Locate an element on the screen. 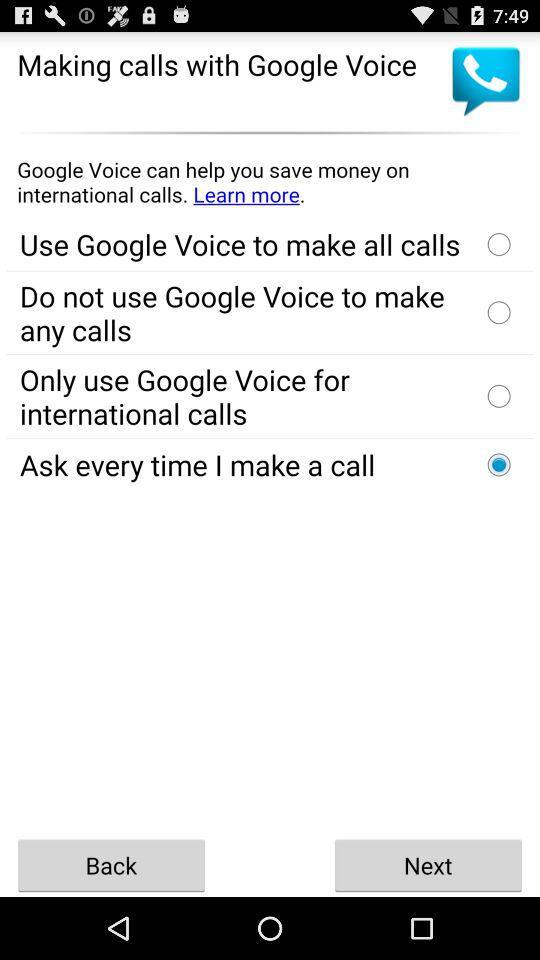  ask every time i make a call is located at coordinates (498, 464).